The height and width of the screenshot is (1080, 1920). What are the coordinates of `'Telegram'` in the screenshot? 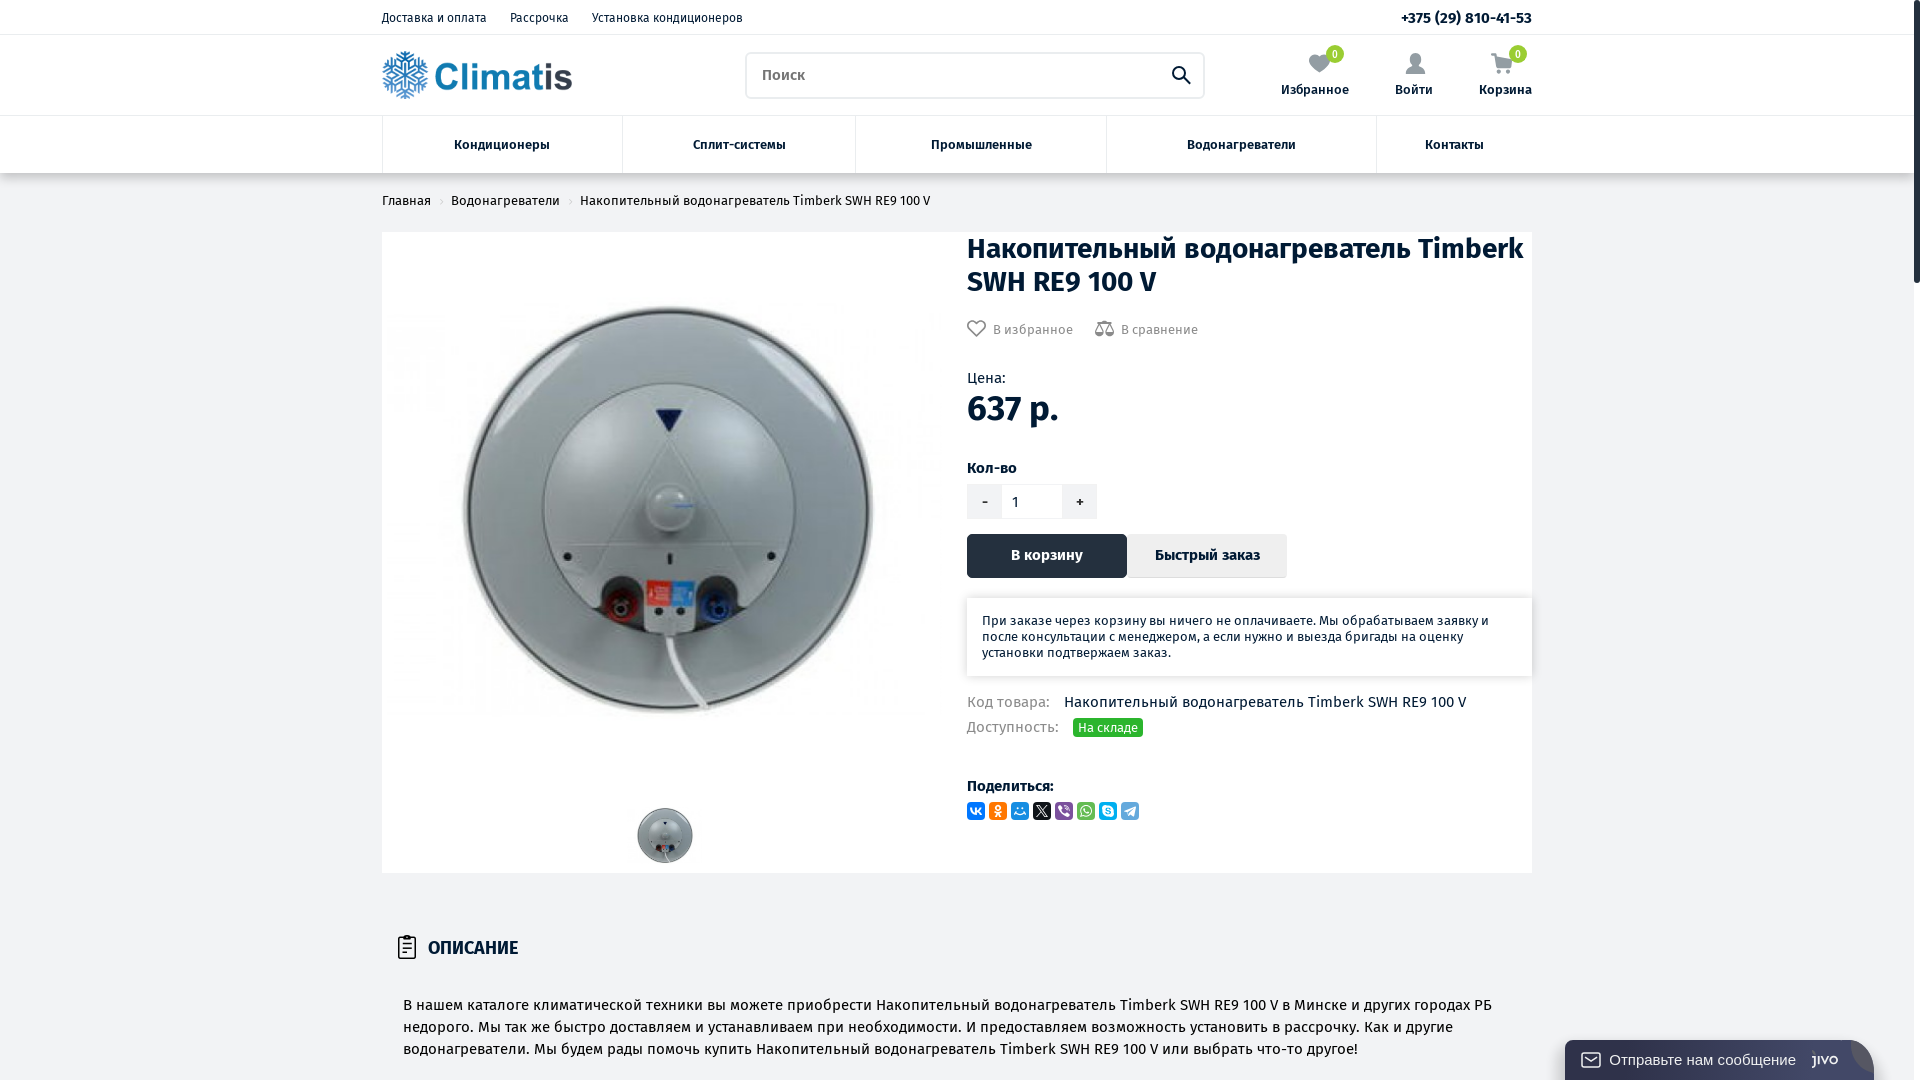 It's located at (1129, 810).